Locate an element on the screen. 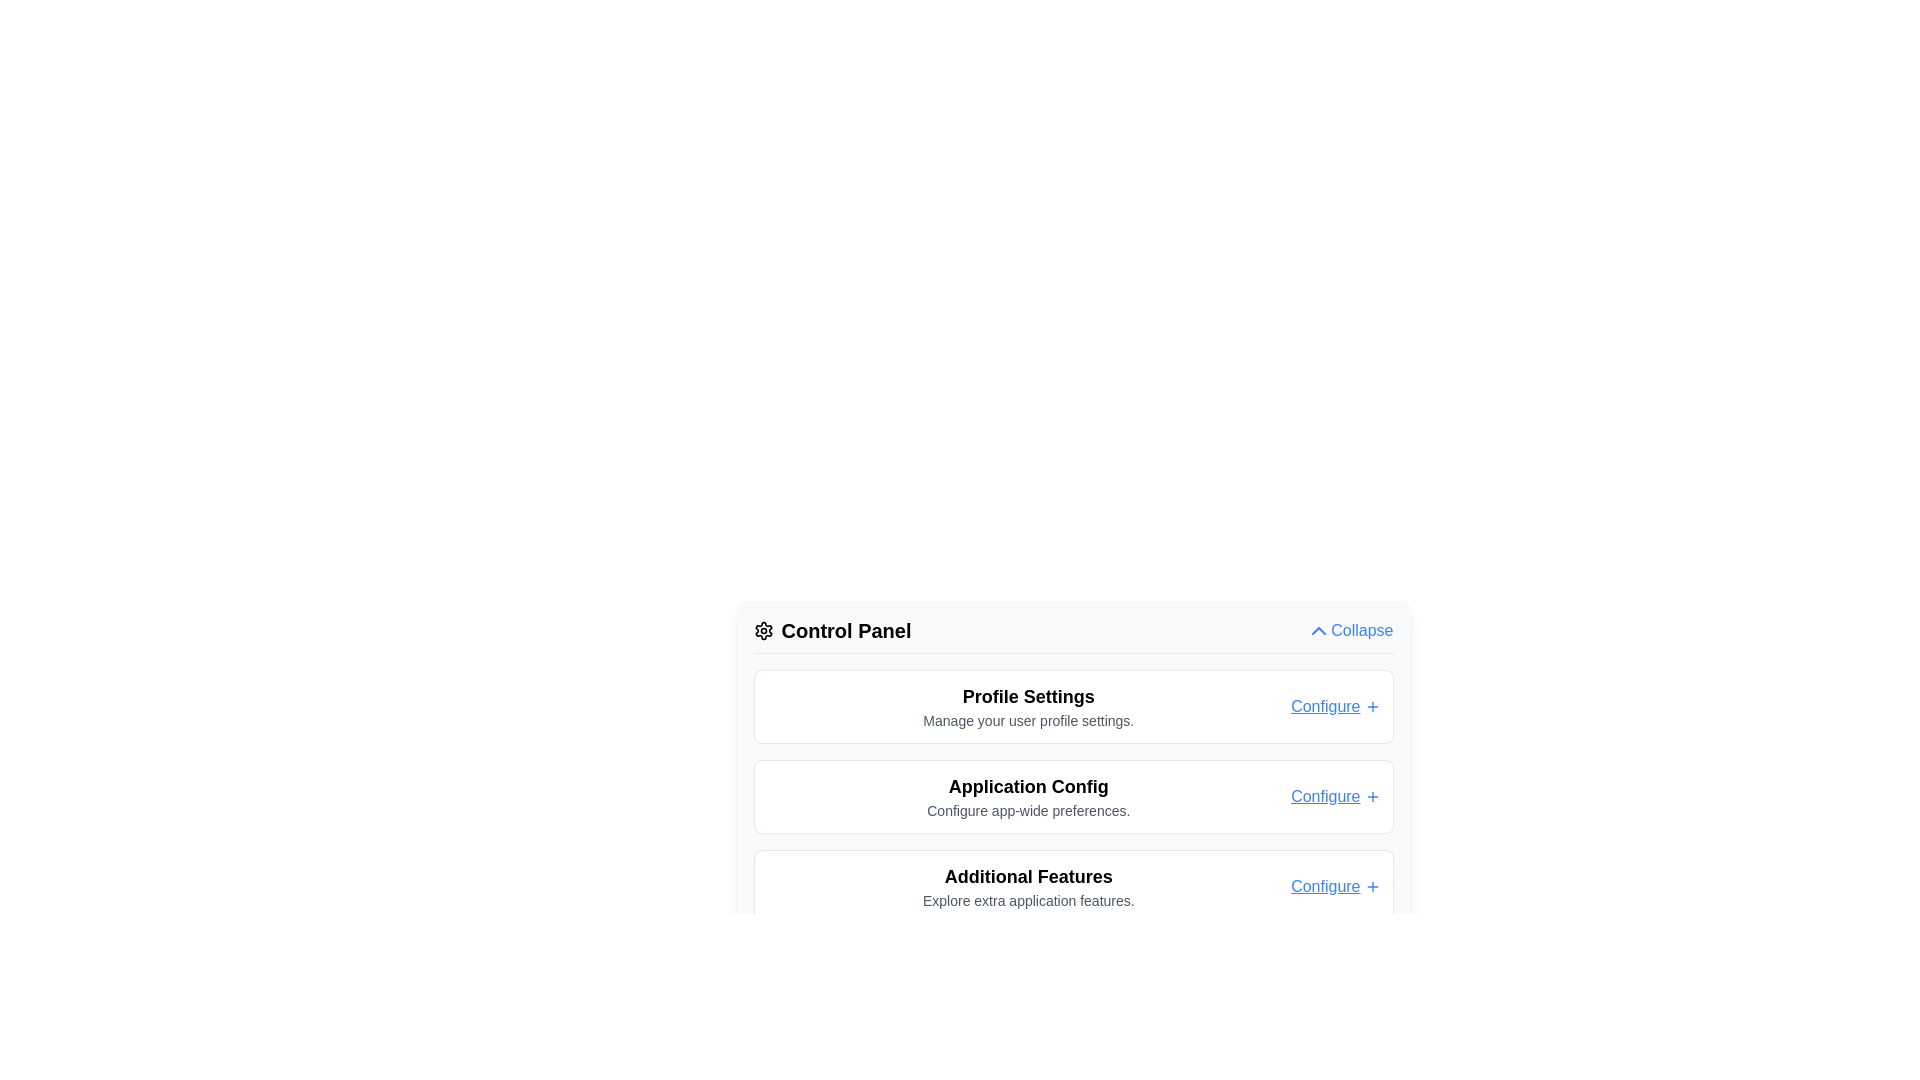 The height and width of the screenshot is (1080, 1920). the blue underlined text link labeled 'Configure' with a '+' icon next to it, located in the 'Additional Features' panel at the bottom of the Control Panel is located at coordinates (1335, 886).